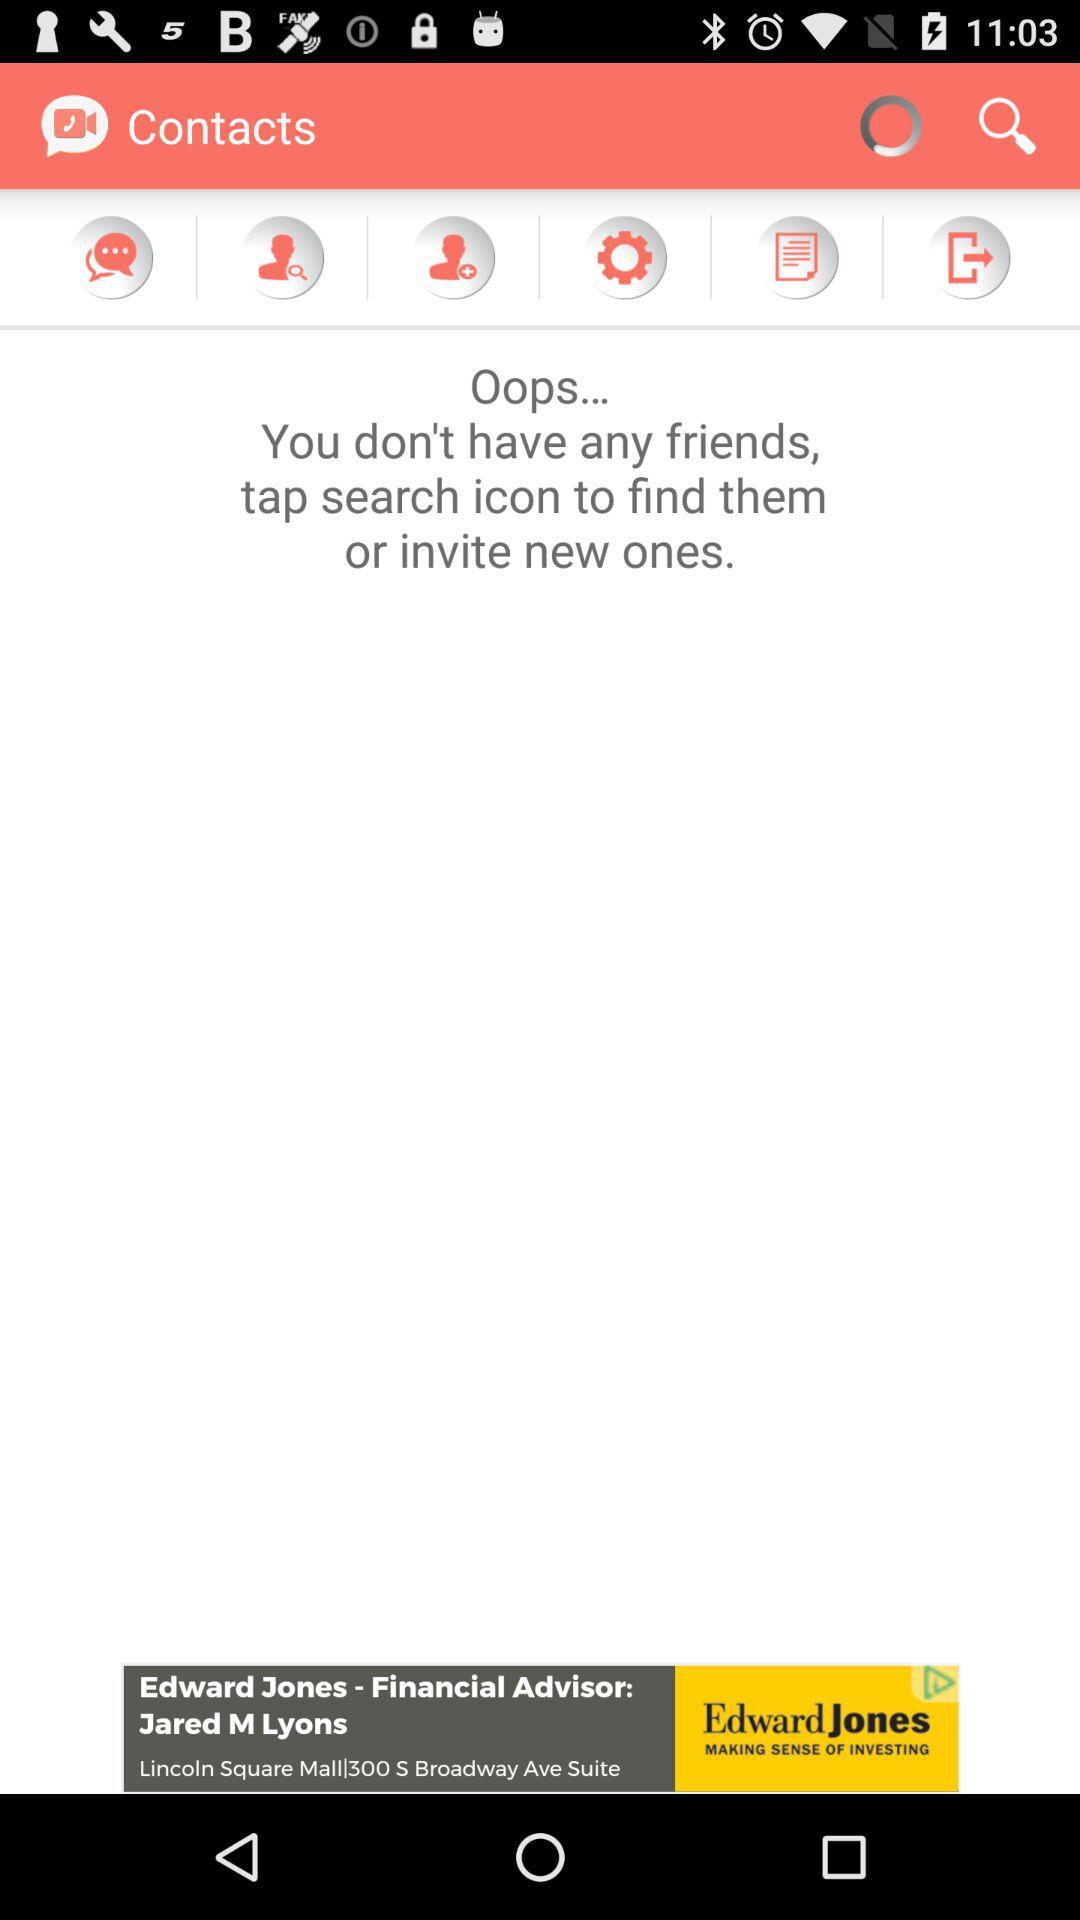  I want to click on search for contact, so click(281, 256).